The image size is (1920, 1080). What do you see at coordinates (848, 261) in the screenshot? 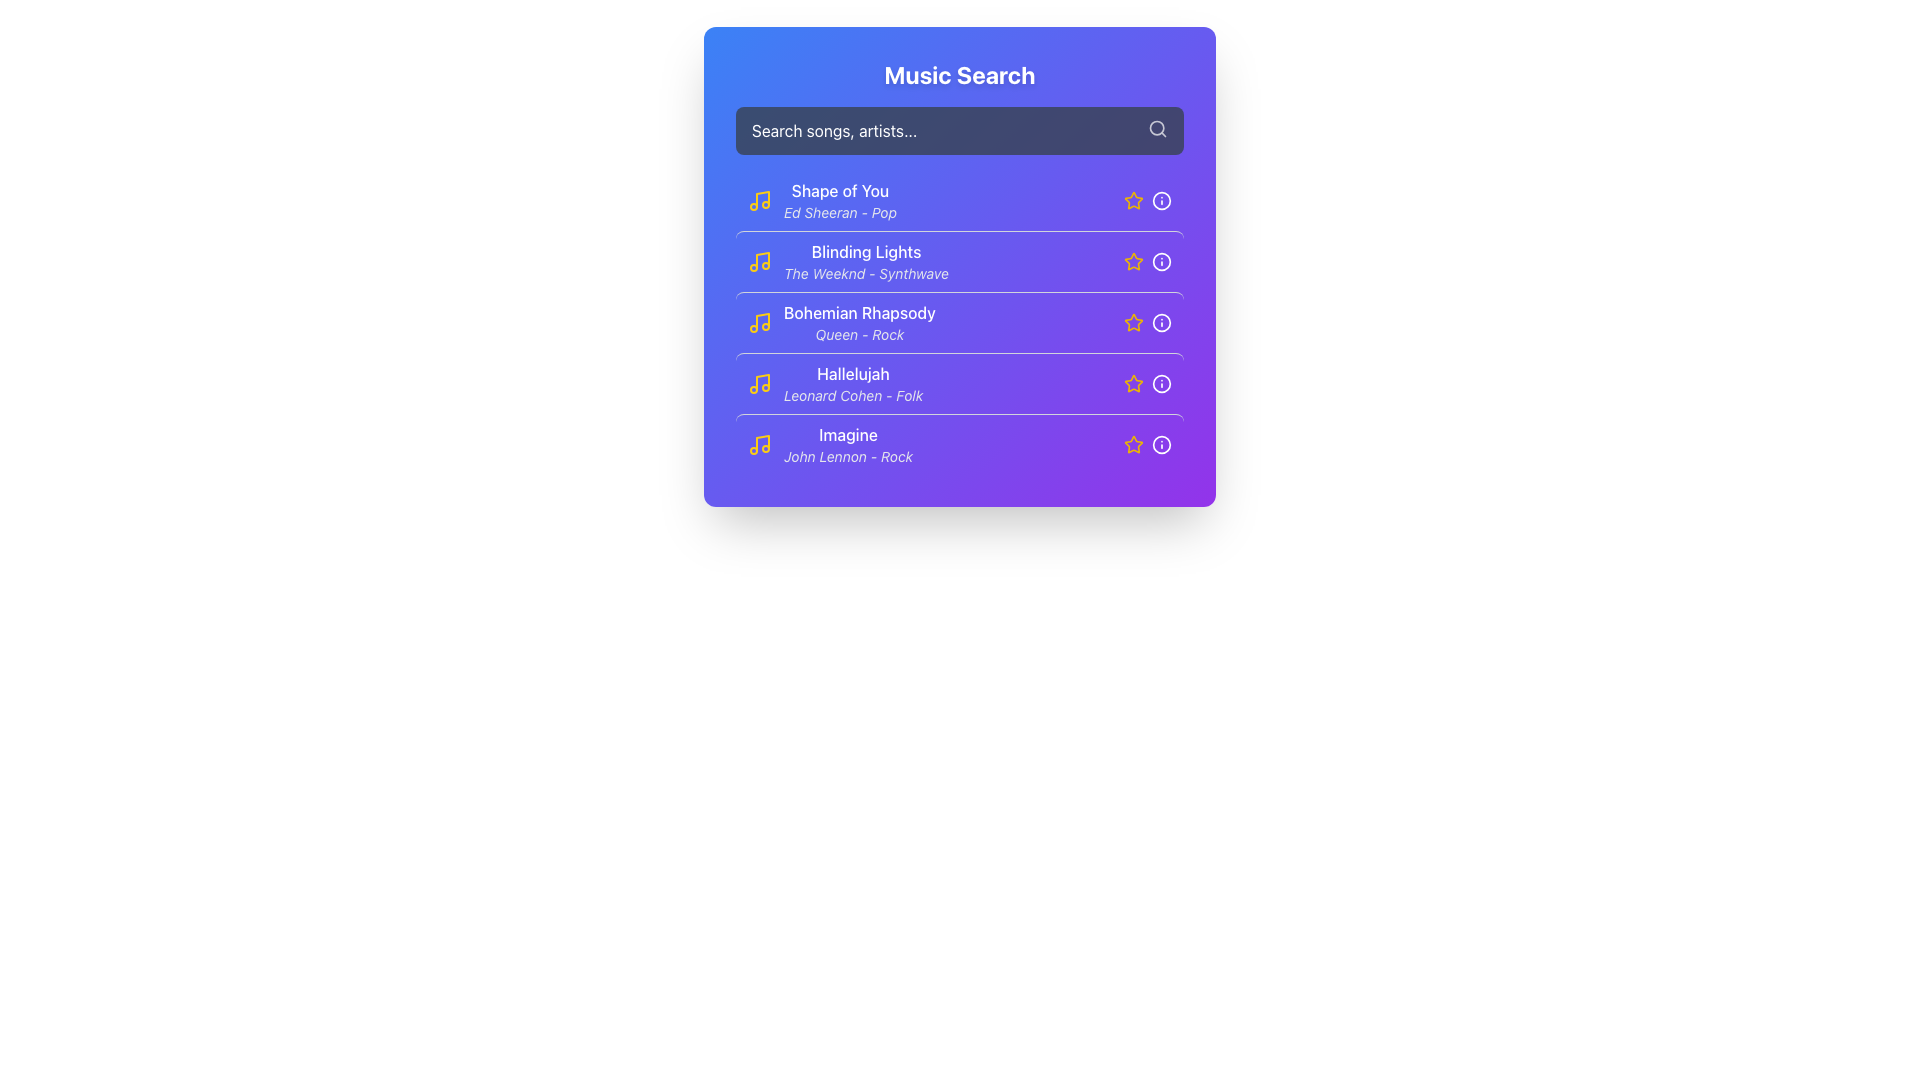
I see `the second music track item in the list, which displays the title and artist genre` at bounding box center [848, 261].